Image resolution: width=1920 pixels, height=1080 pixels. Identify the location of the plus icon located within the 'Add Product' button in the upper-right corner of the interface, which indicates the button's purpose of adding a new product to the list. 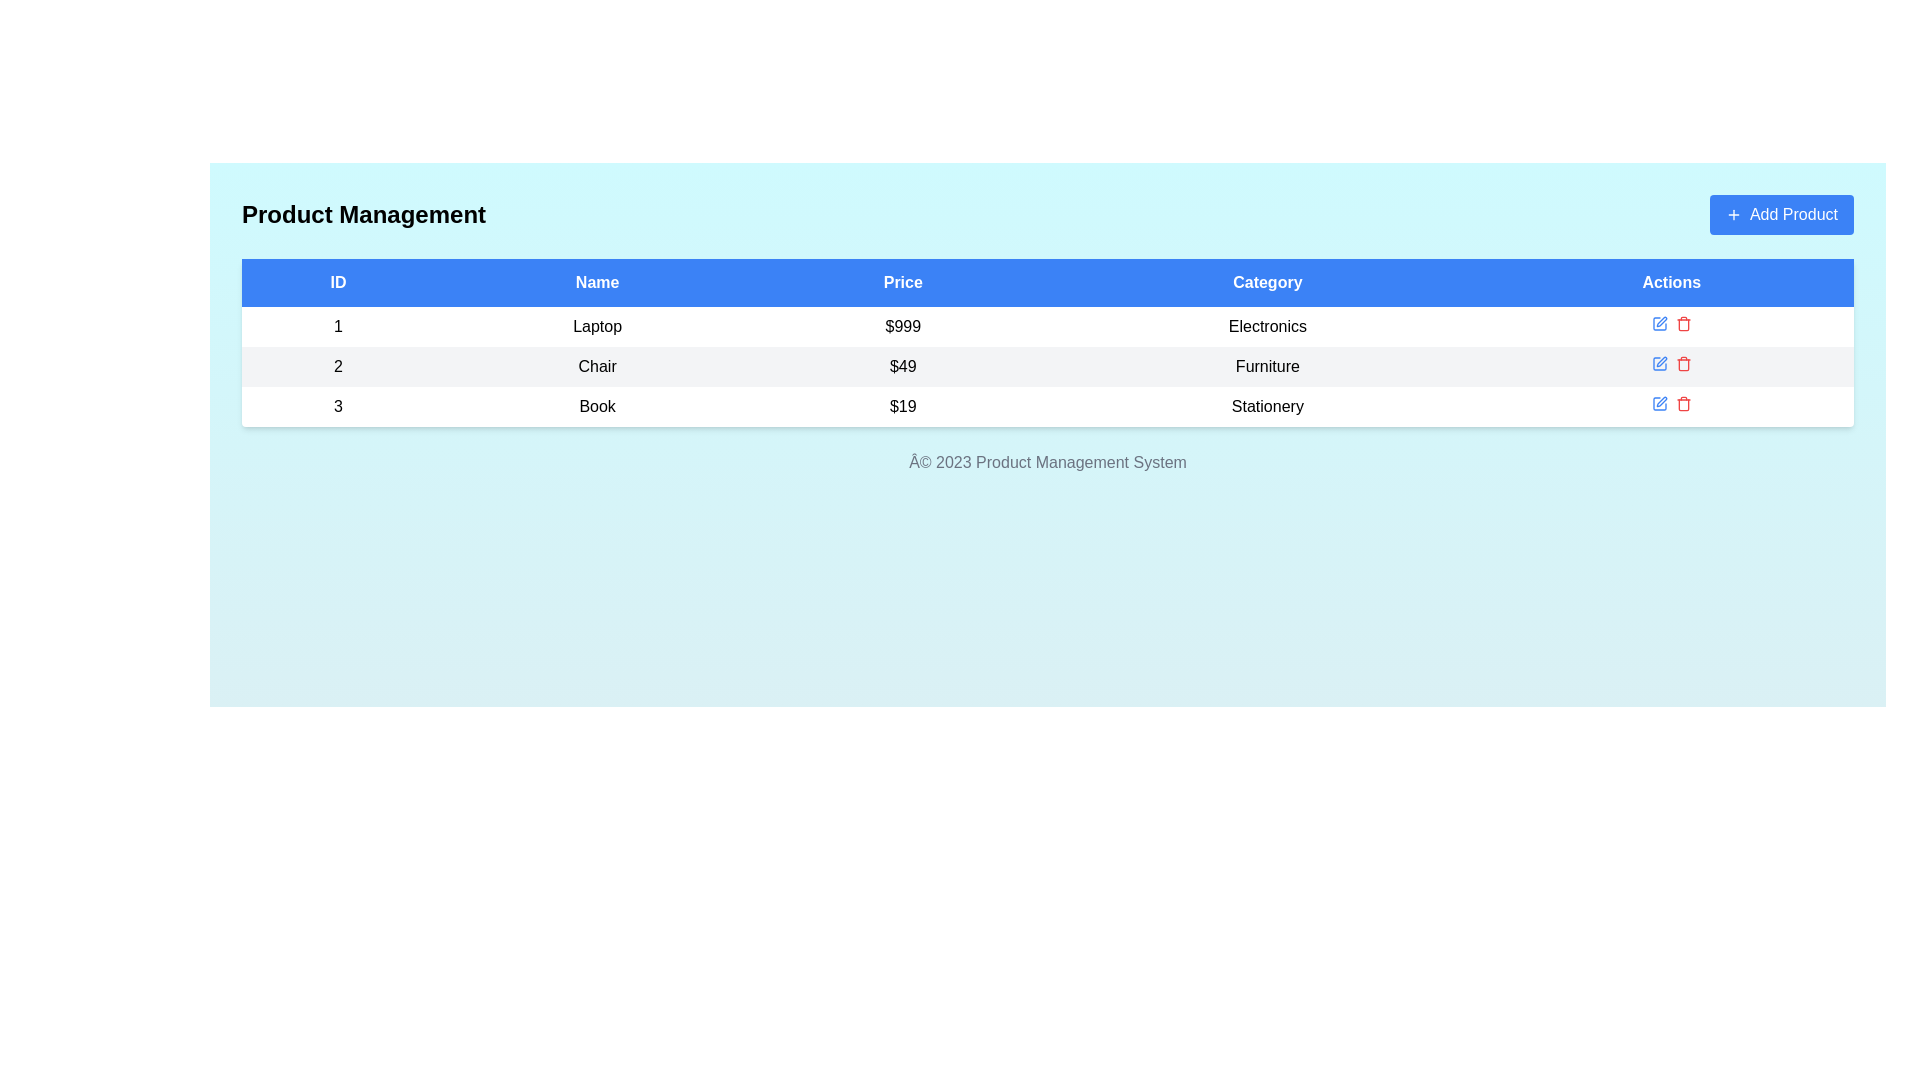
(1732, 215).